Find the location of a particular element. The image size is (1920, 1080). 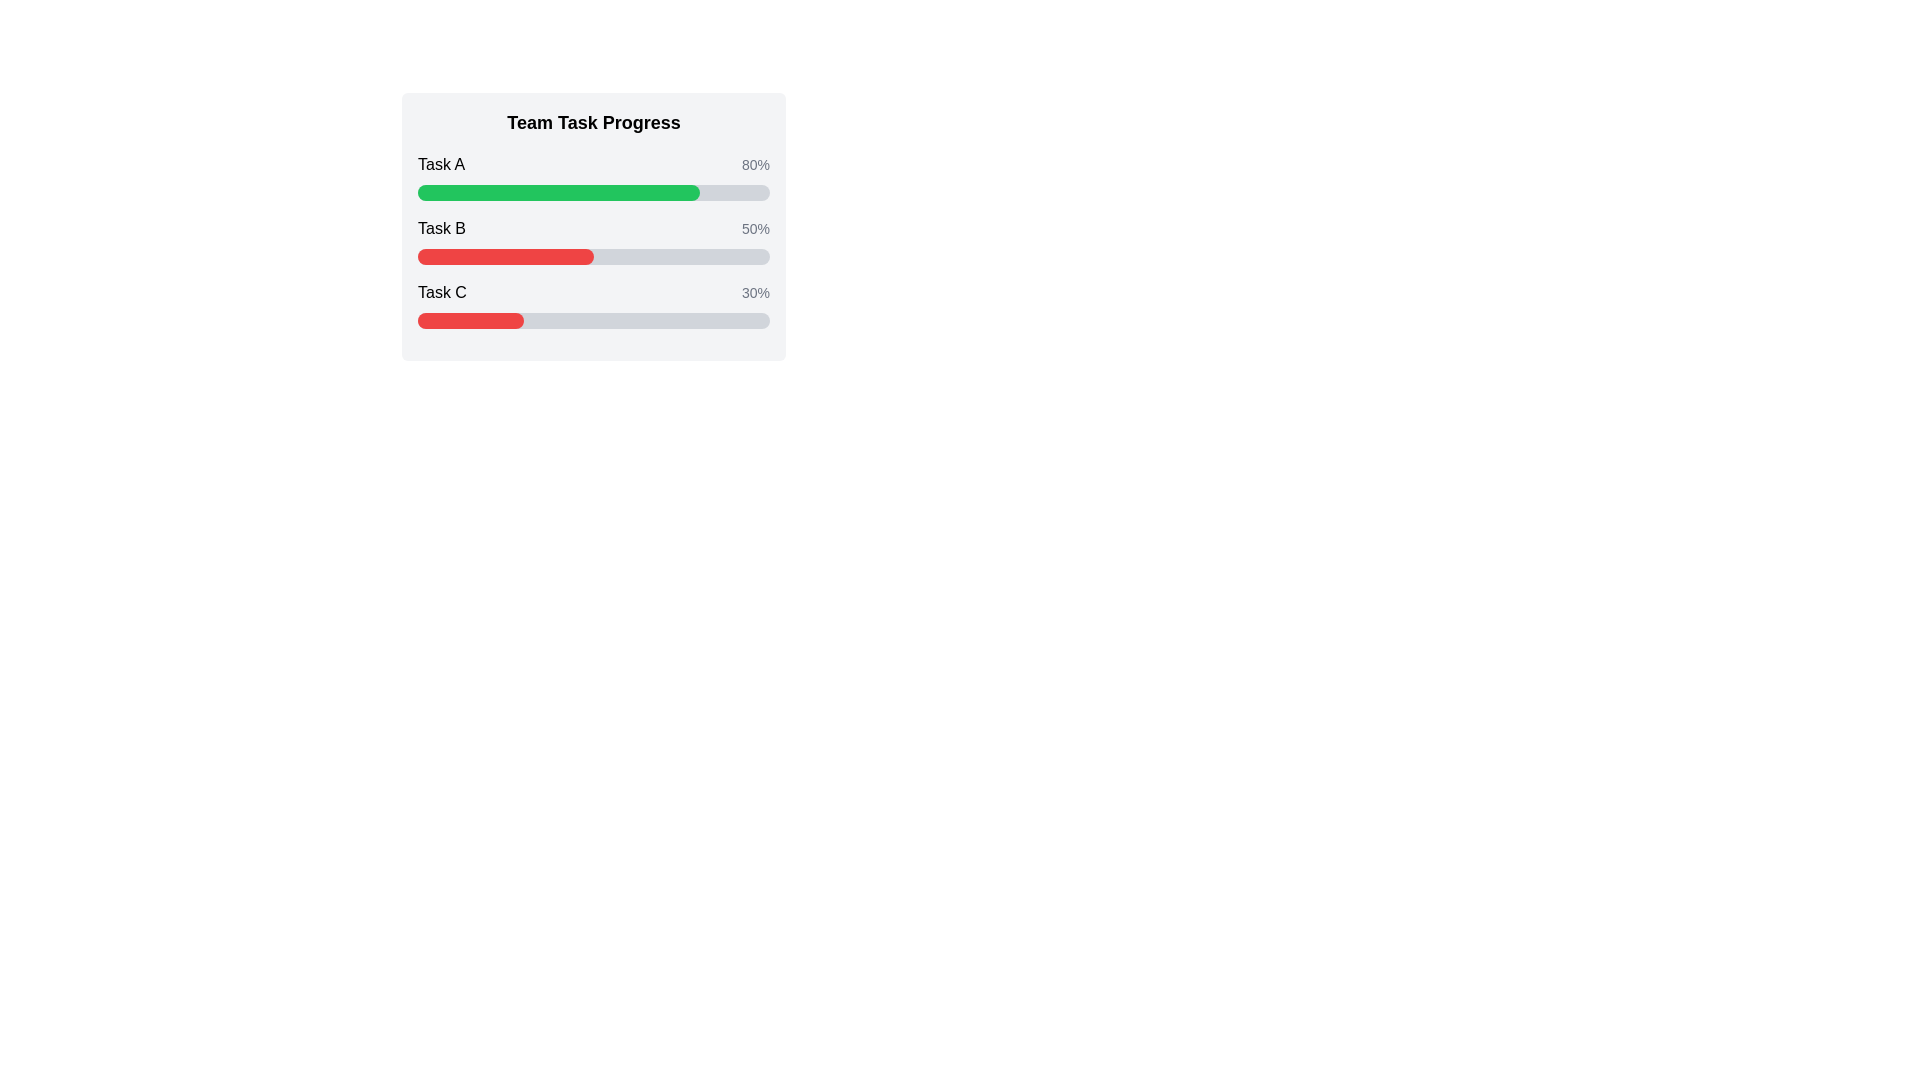

the text label that reads 'Team Task Progress', which is prominently styled in bold, large black font against a light gray background is located at coordinates (593, 123).